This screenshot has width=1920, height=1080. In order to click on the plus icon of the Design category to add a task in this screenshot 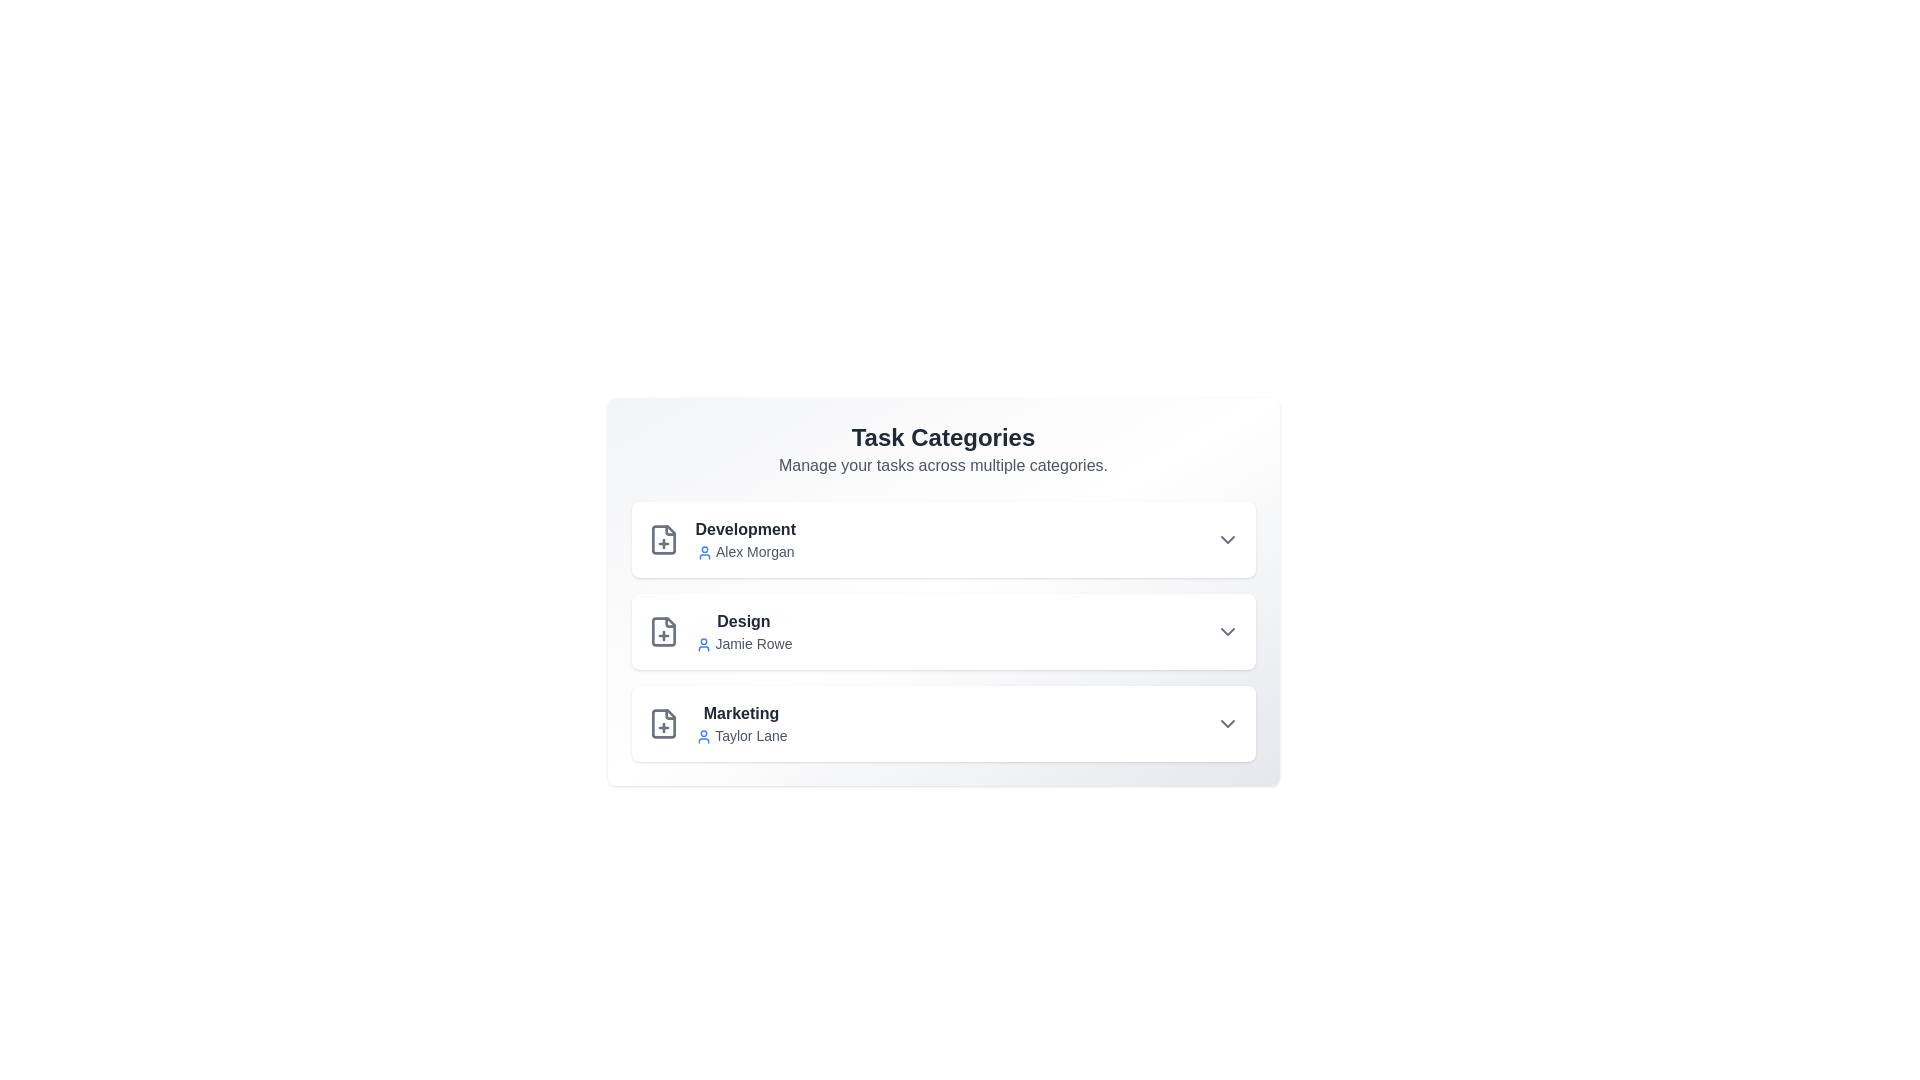, I will do `click(663, 632)`.